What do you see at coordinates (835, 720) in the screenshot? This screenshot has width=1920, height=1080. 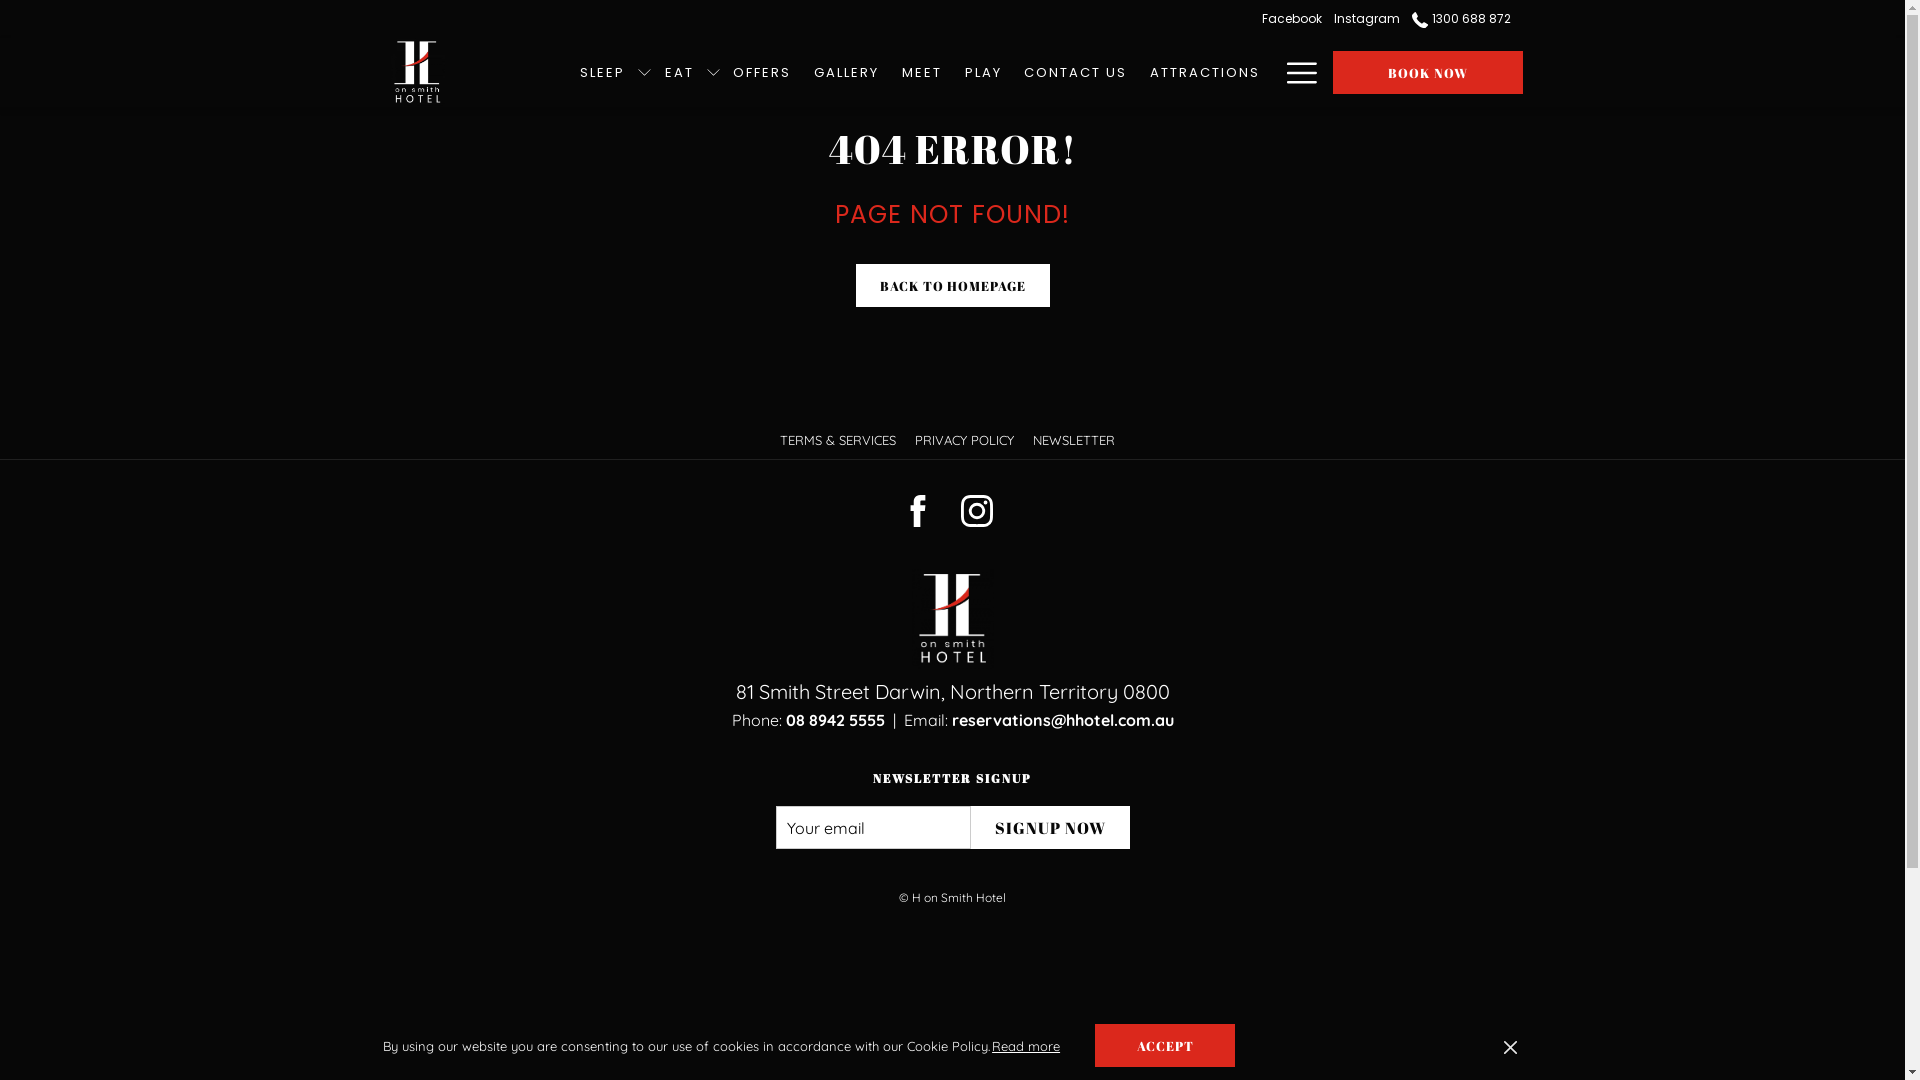 I see `'08 8942 5555'` at bounding box center [835, 720].